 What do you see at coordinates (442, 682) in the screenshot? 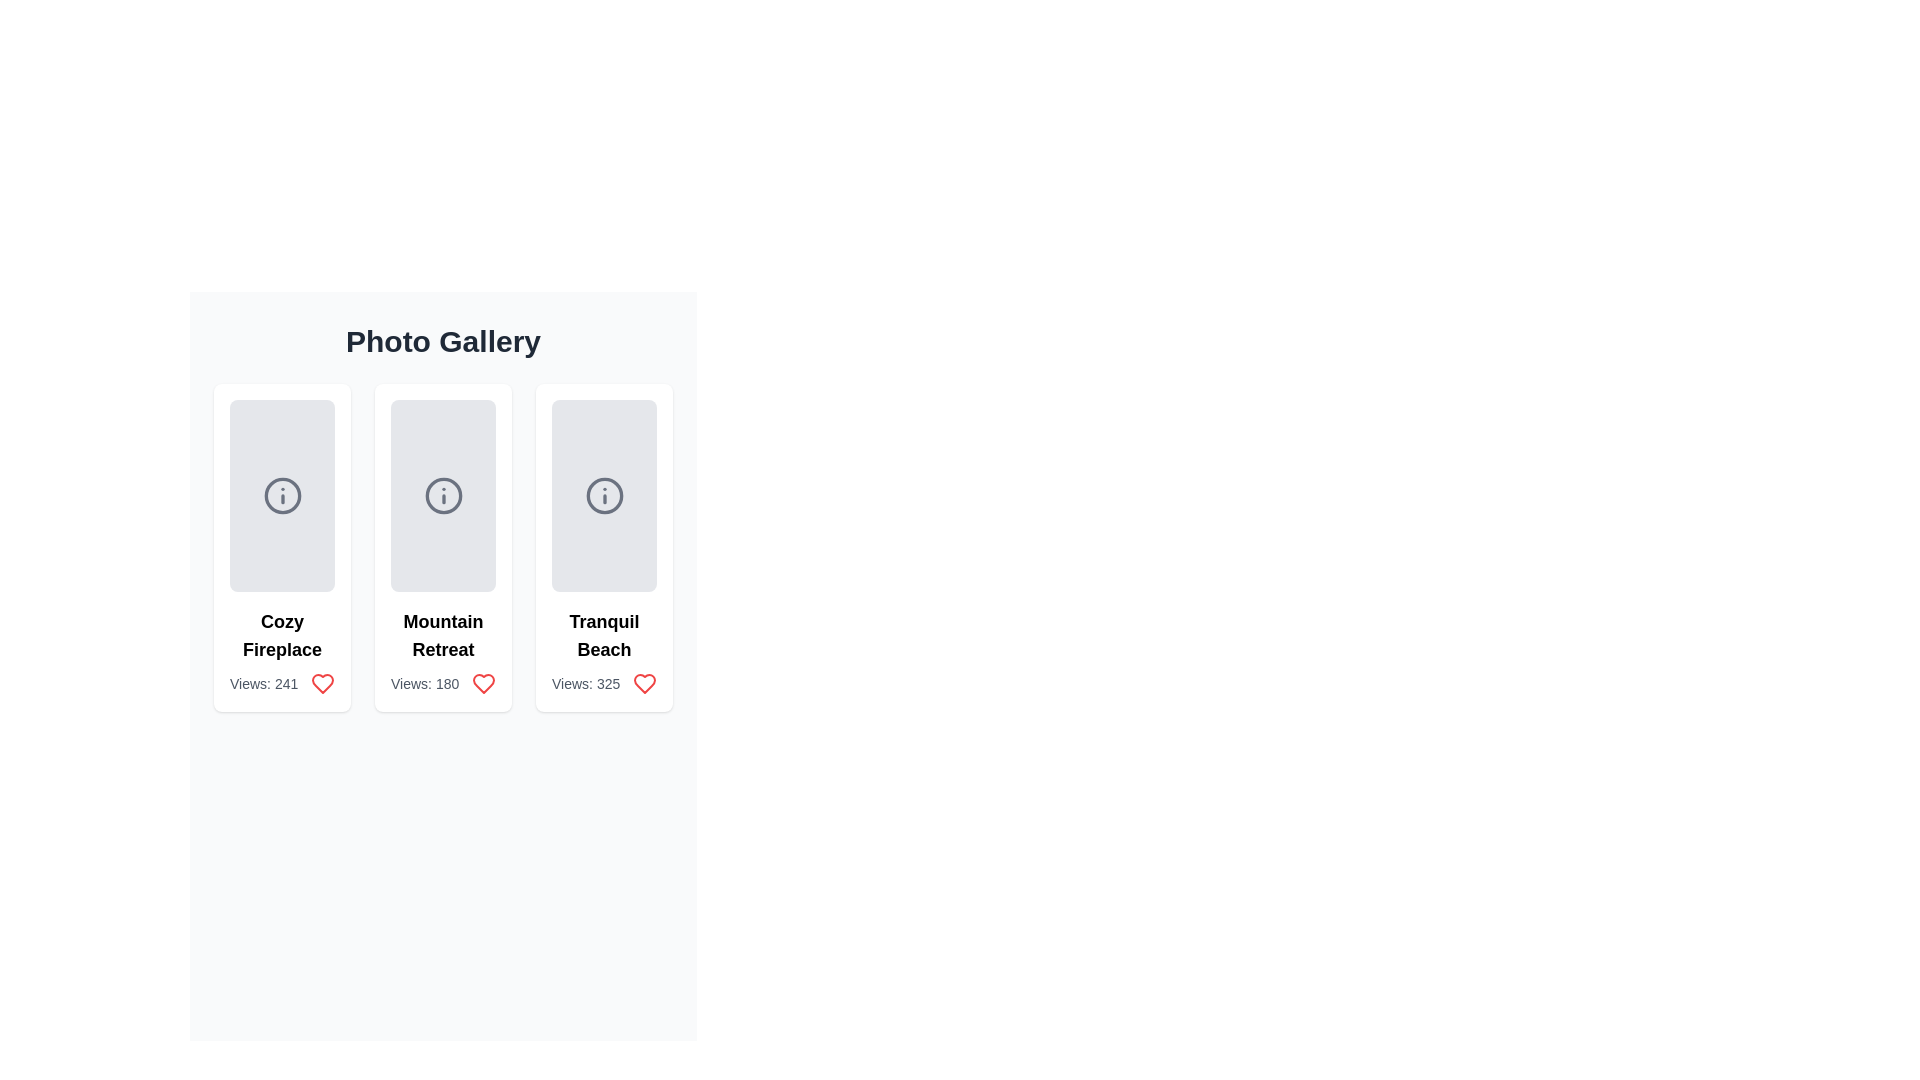
I see `the text label displaying 'Views: 180' located at the bottom section of the 'Mountain Retreat' card` at bounding box center [442, 682].